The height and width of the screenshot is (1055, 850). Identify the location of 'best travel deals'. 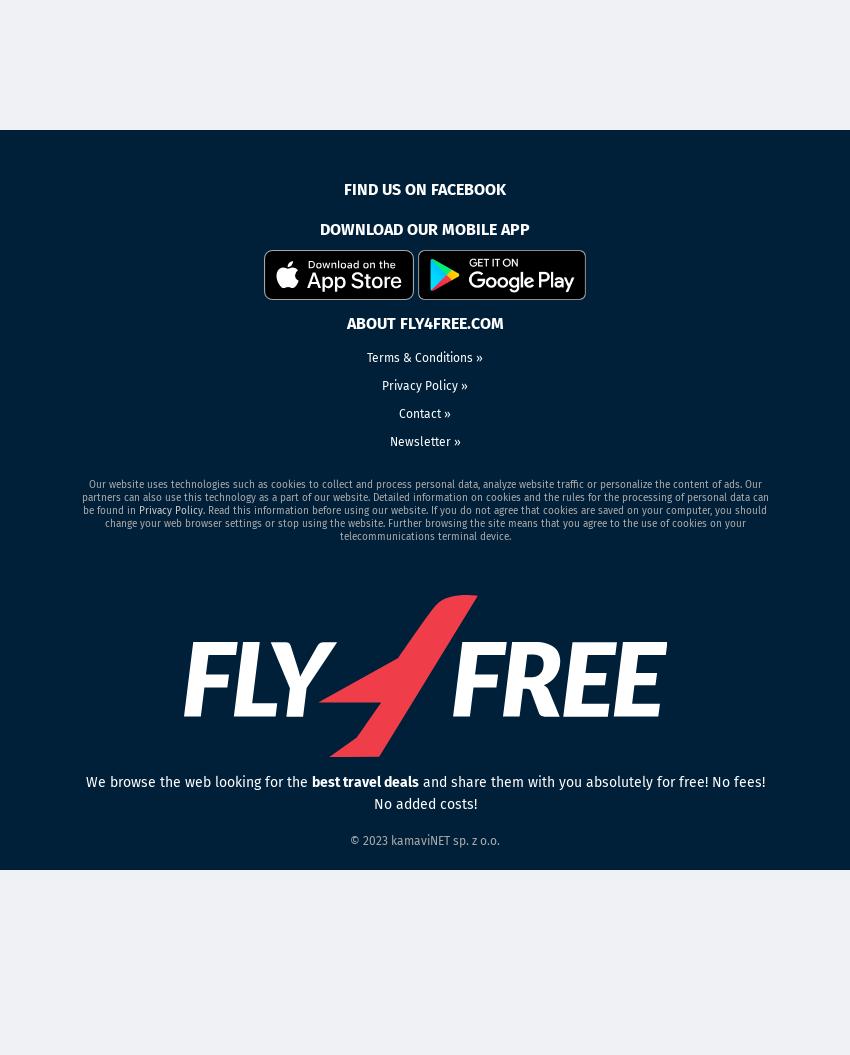
(311, 781).